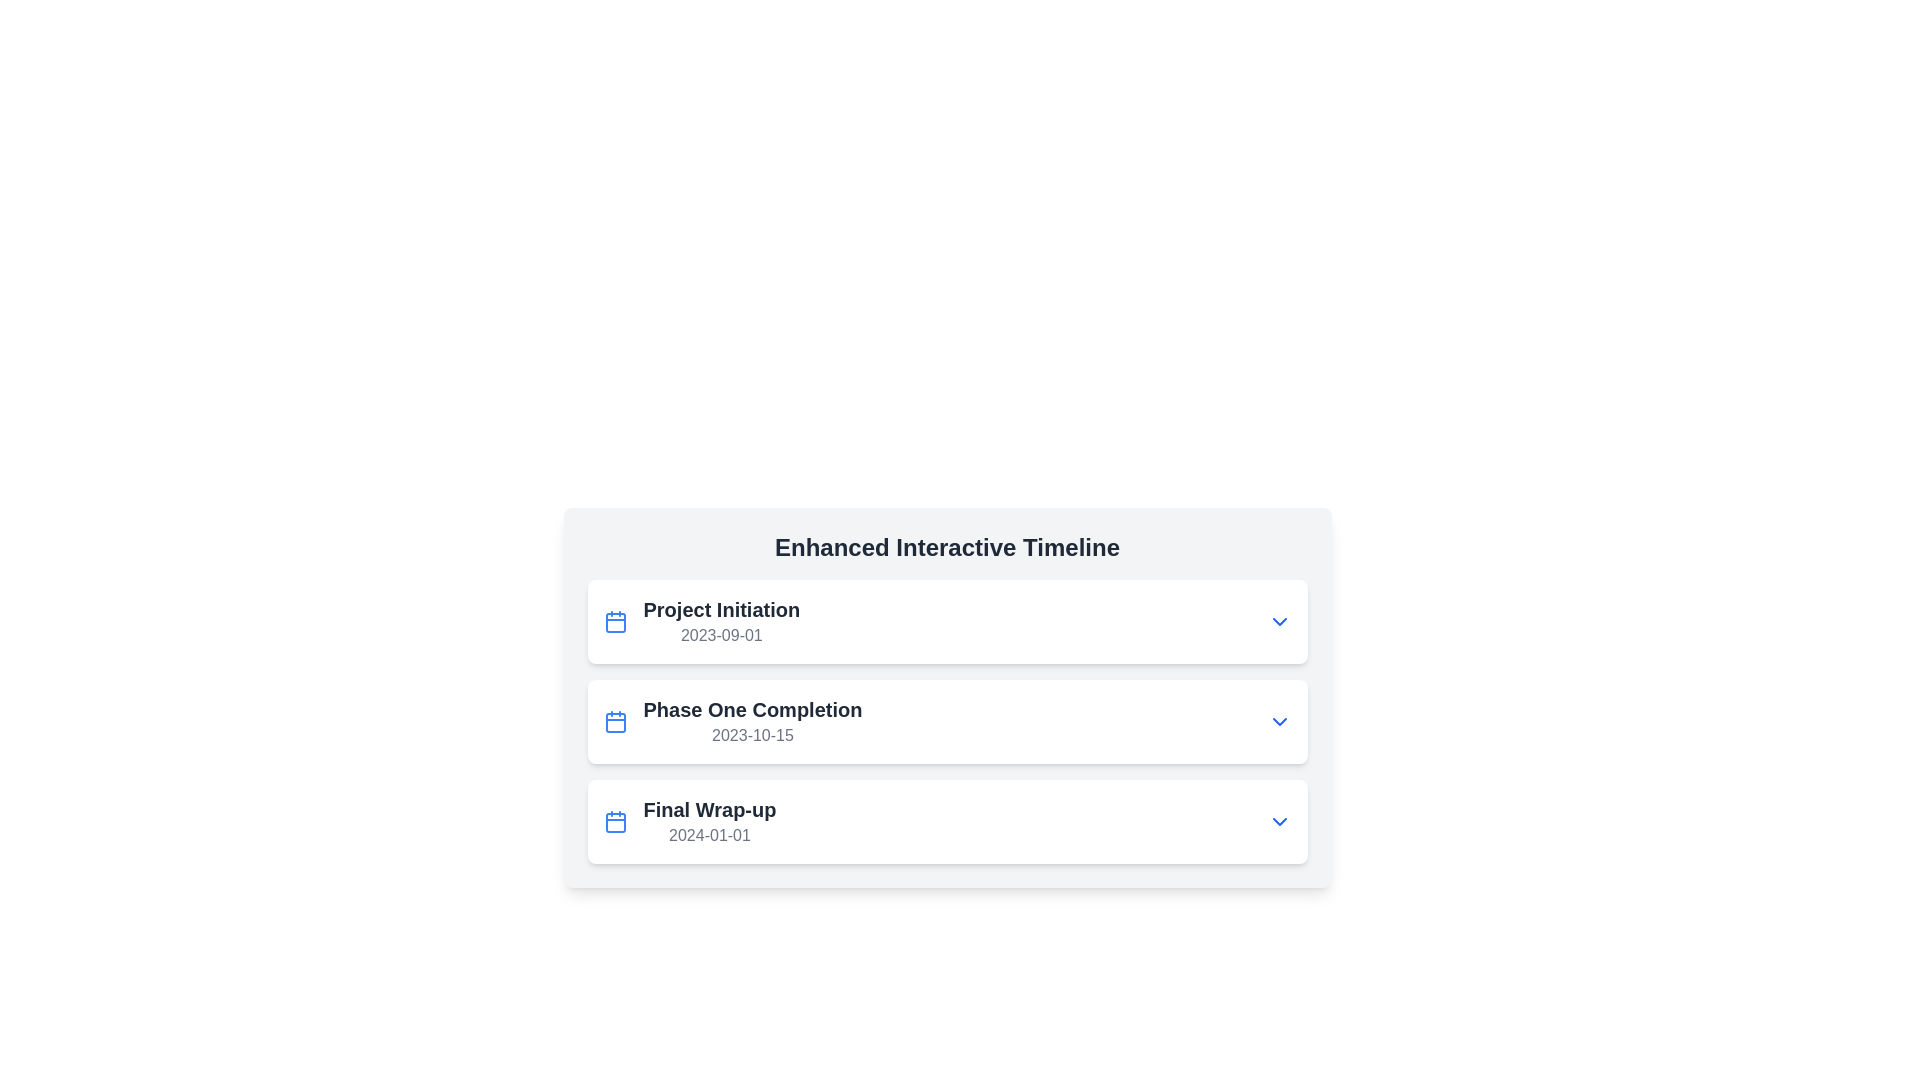  Describe the element at coordinates (614, 822) in the screenshot. I see `the third calendar icon with a light blue outline and white fill` at that location.